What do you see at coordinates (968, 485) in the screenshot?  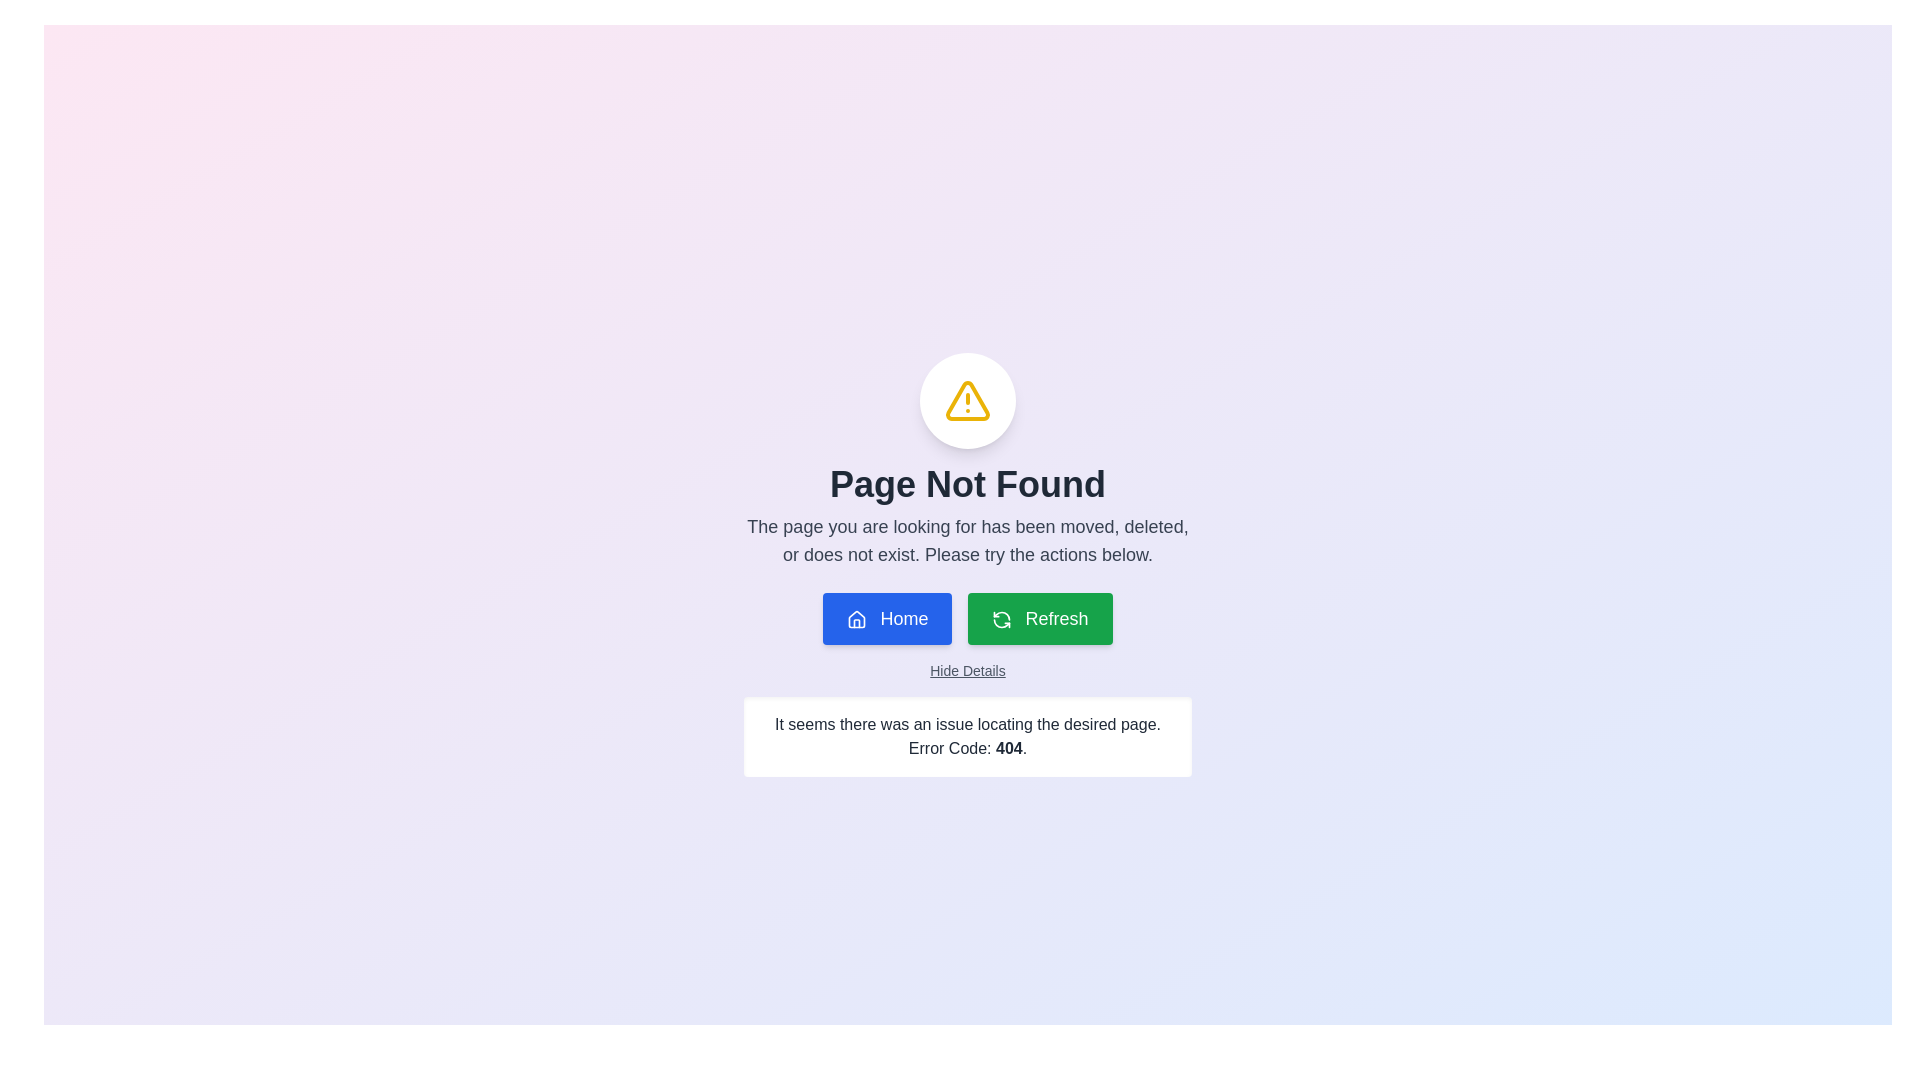 I see `the main heading text label for the error message page, which is positioned in the center of the page, below the warning icon and above the descriptive paragraph` at bounding box center [968, 485].